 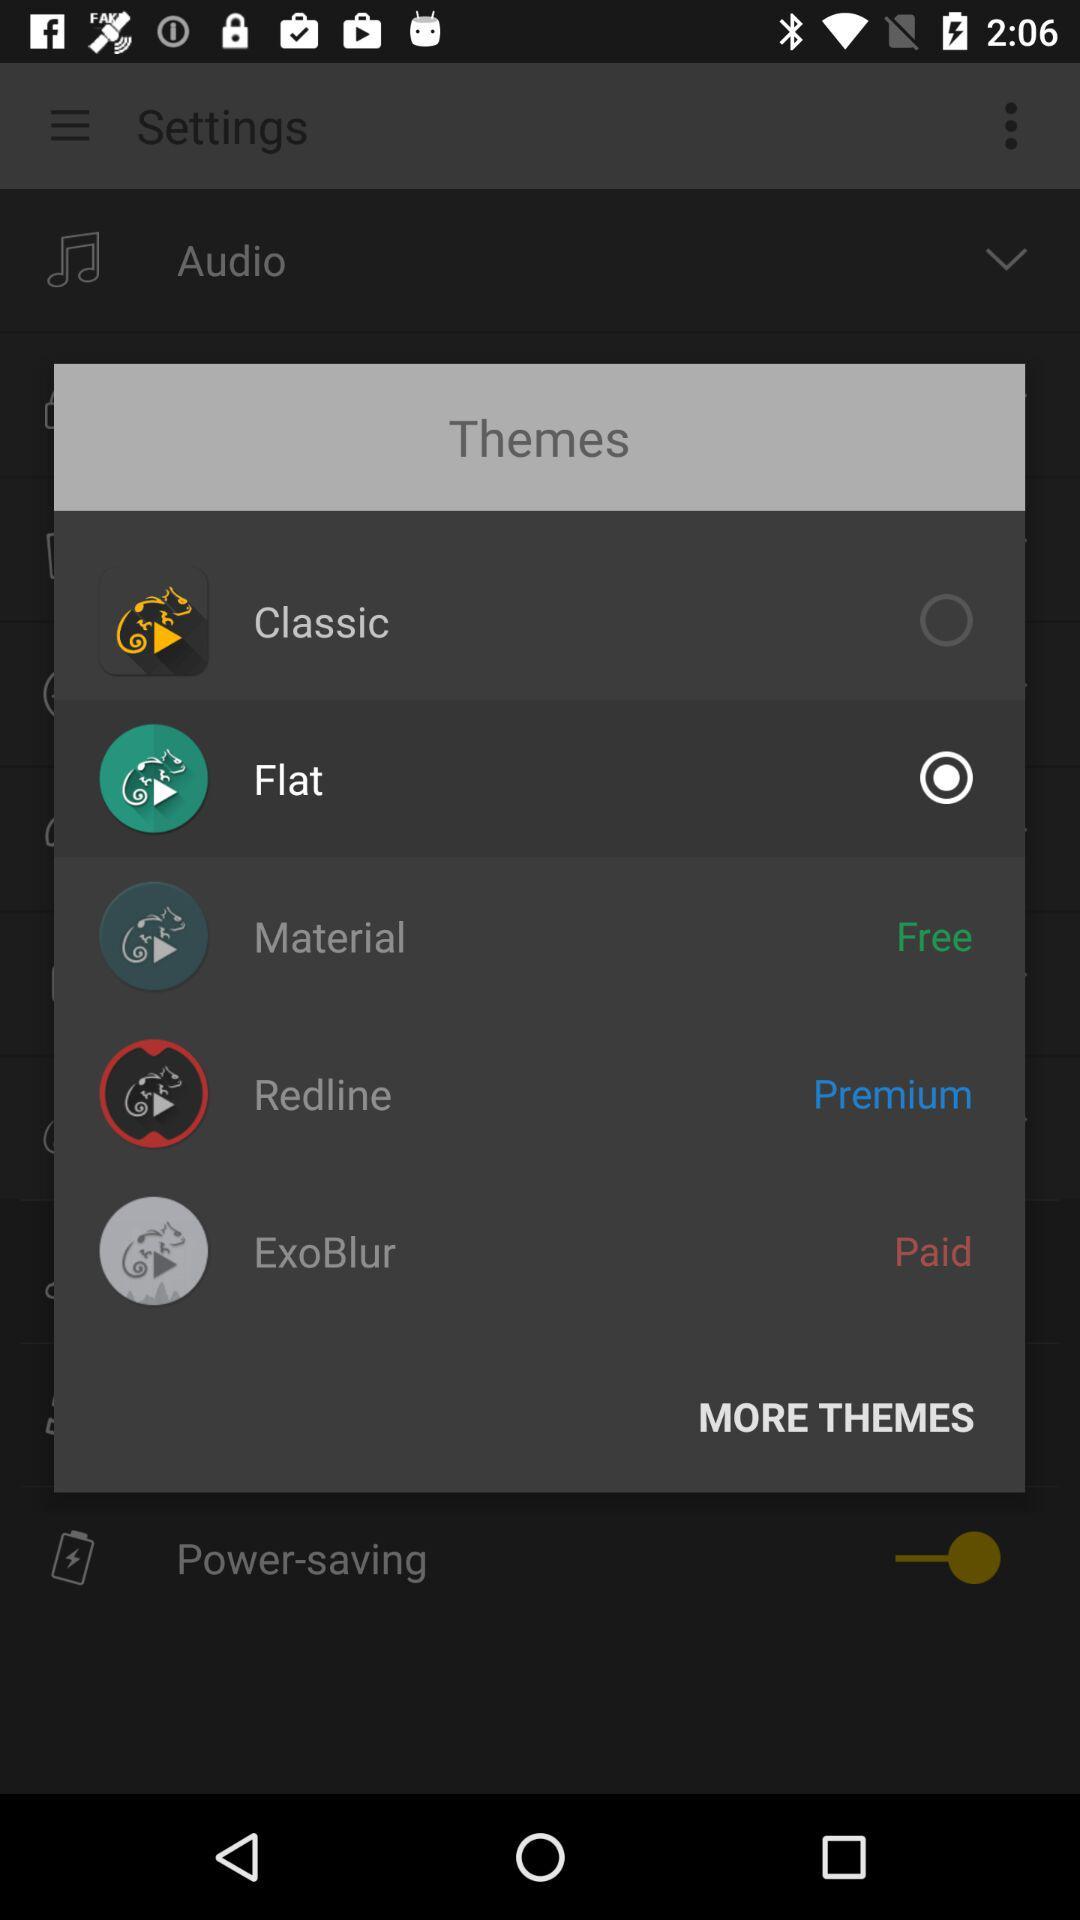 I want to click on more themes, so click(x=836, y=1415).